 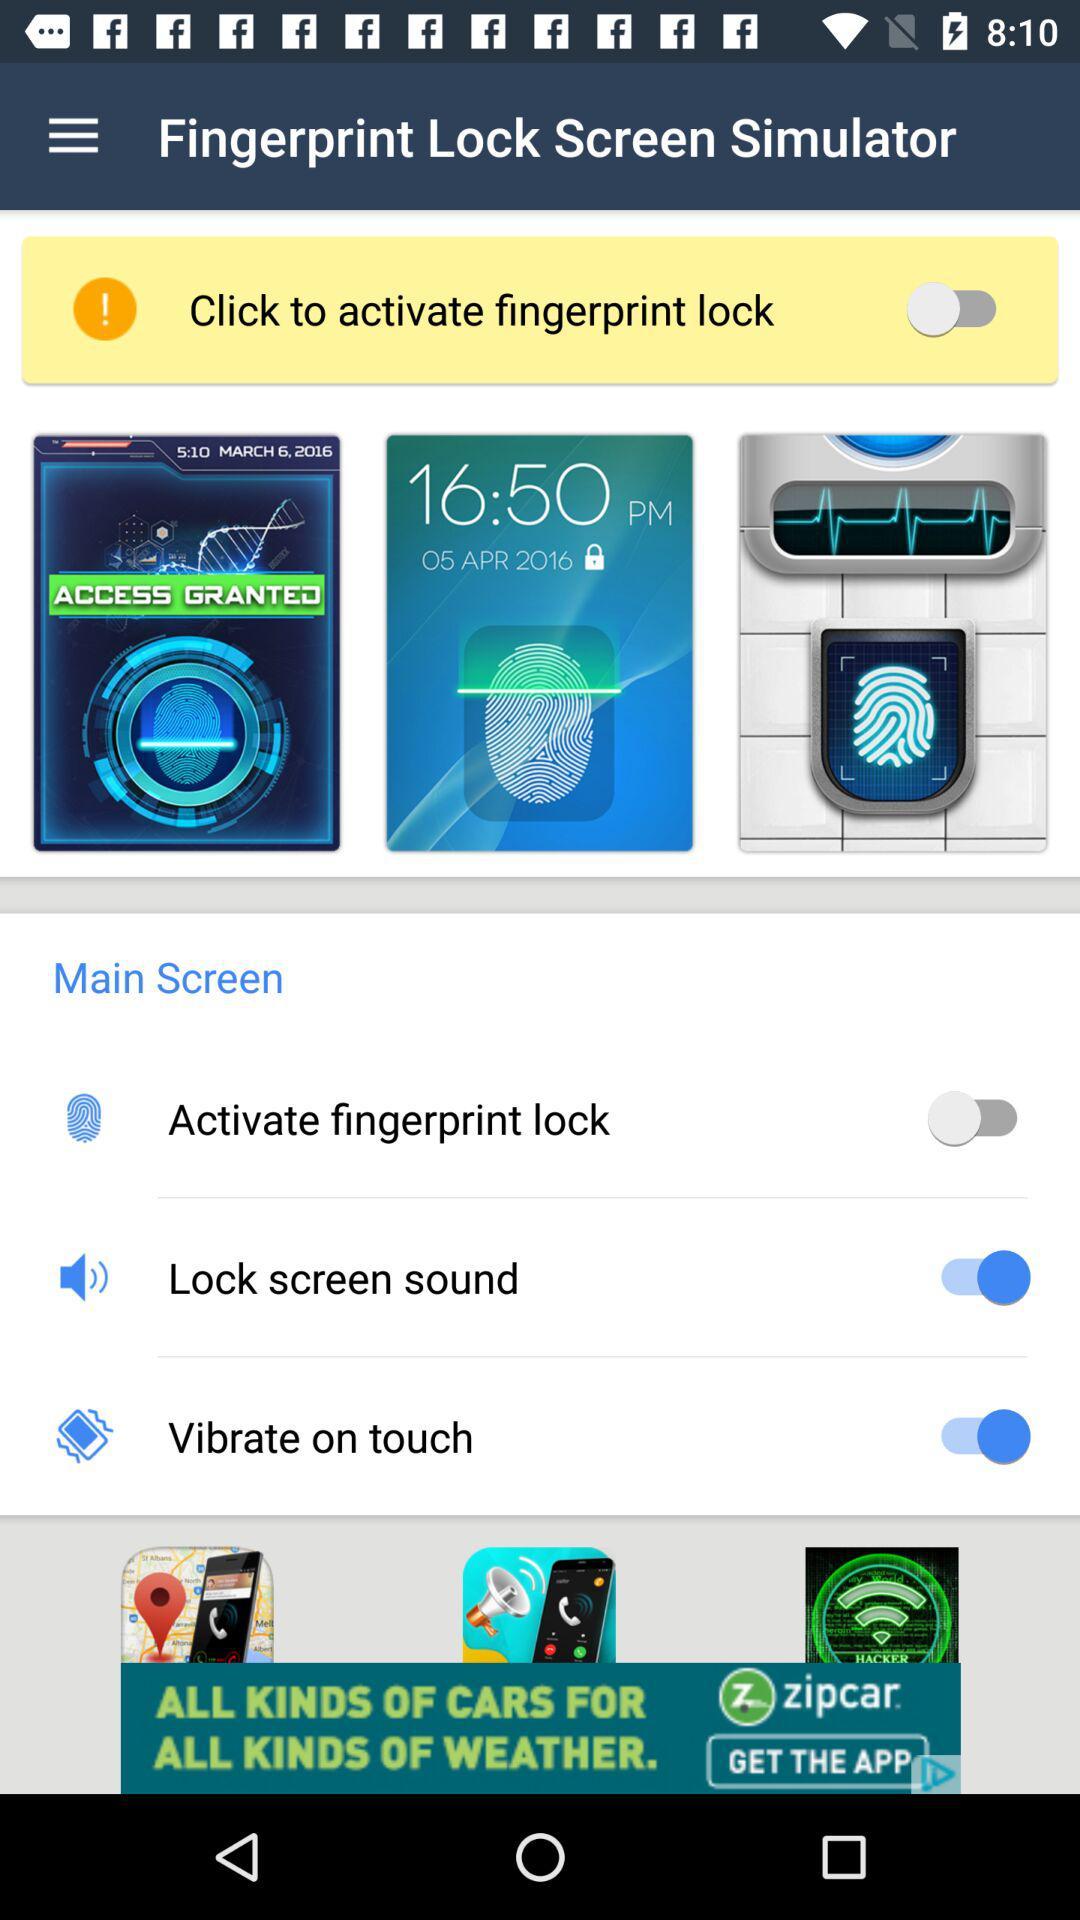 I want to click on changes theme, so click(x=891, y=643).